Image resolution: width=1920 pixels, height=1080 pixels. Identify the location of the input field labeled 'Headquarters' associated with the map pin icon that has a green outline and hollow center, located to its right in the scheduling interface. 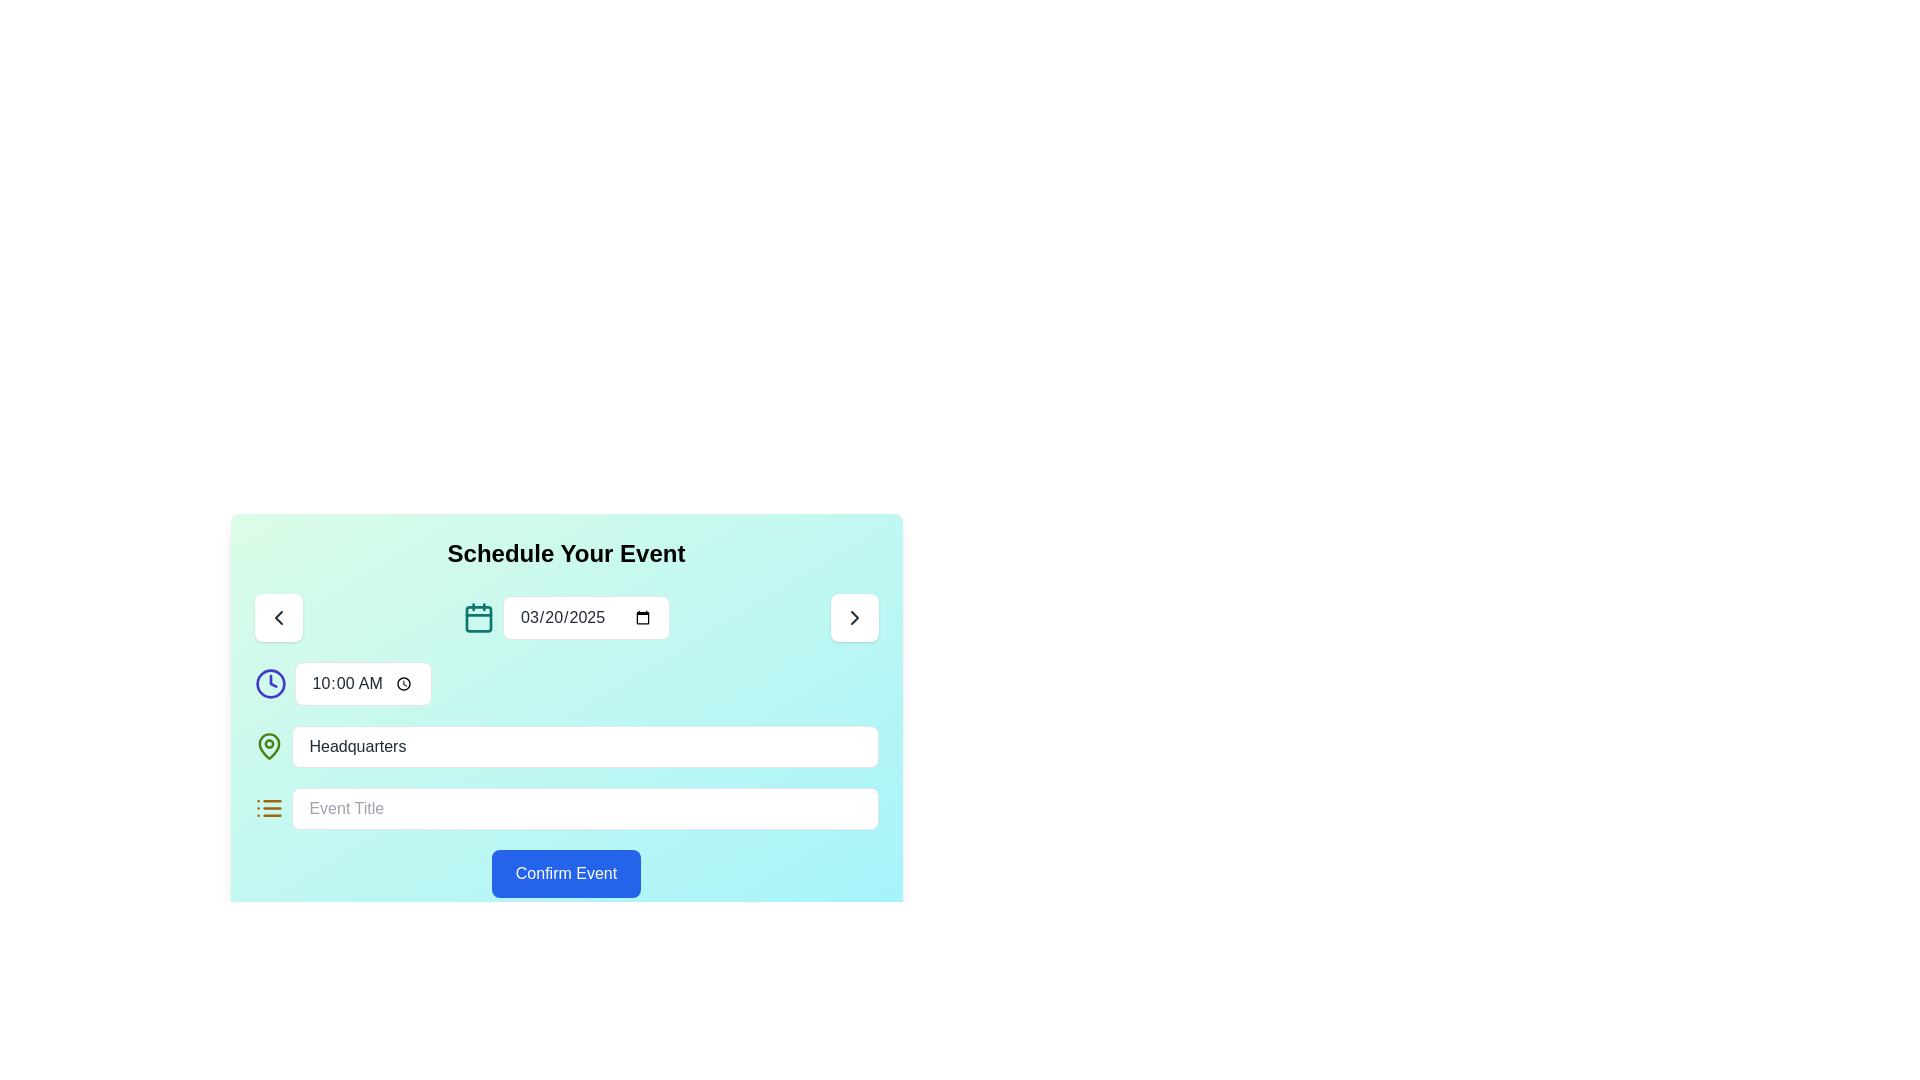
(268, 747).